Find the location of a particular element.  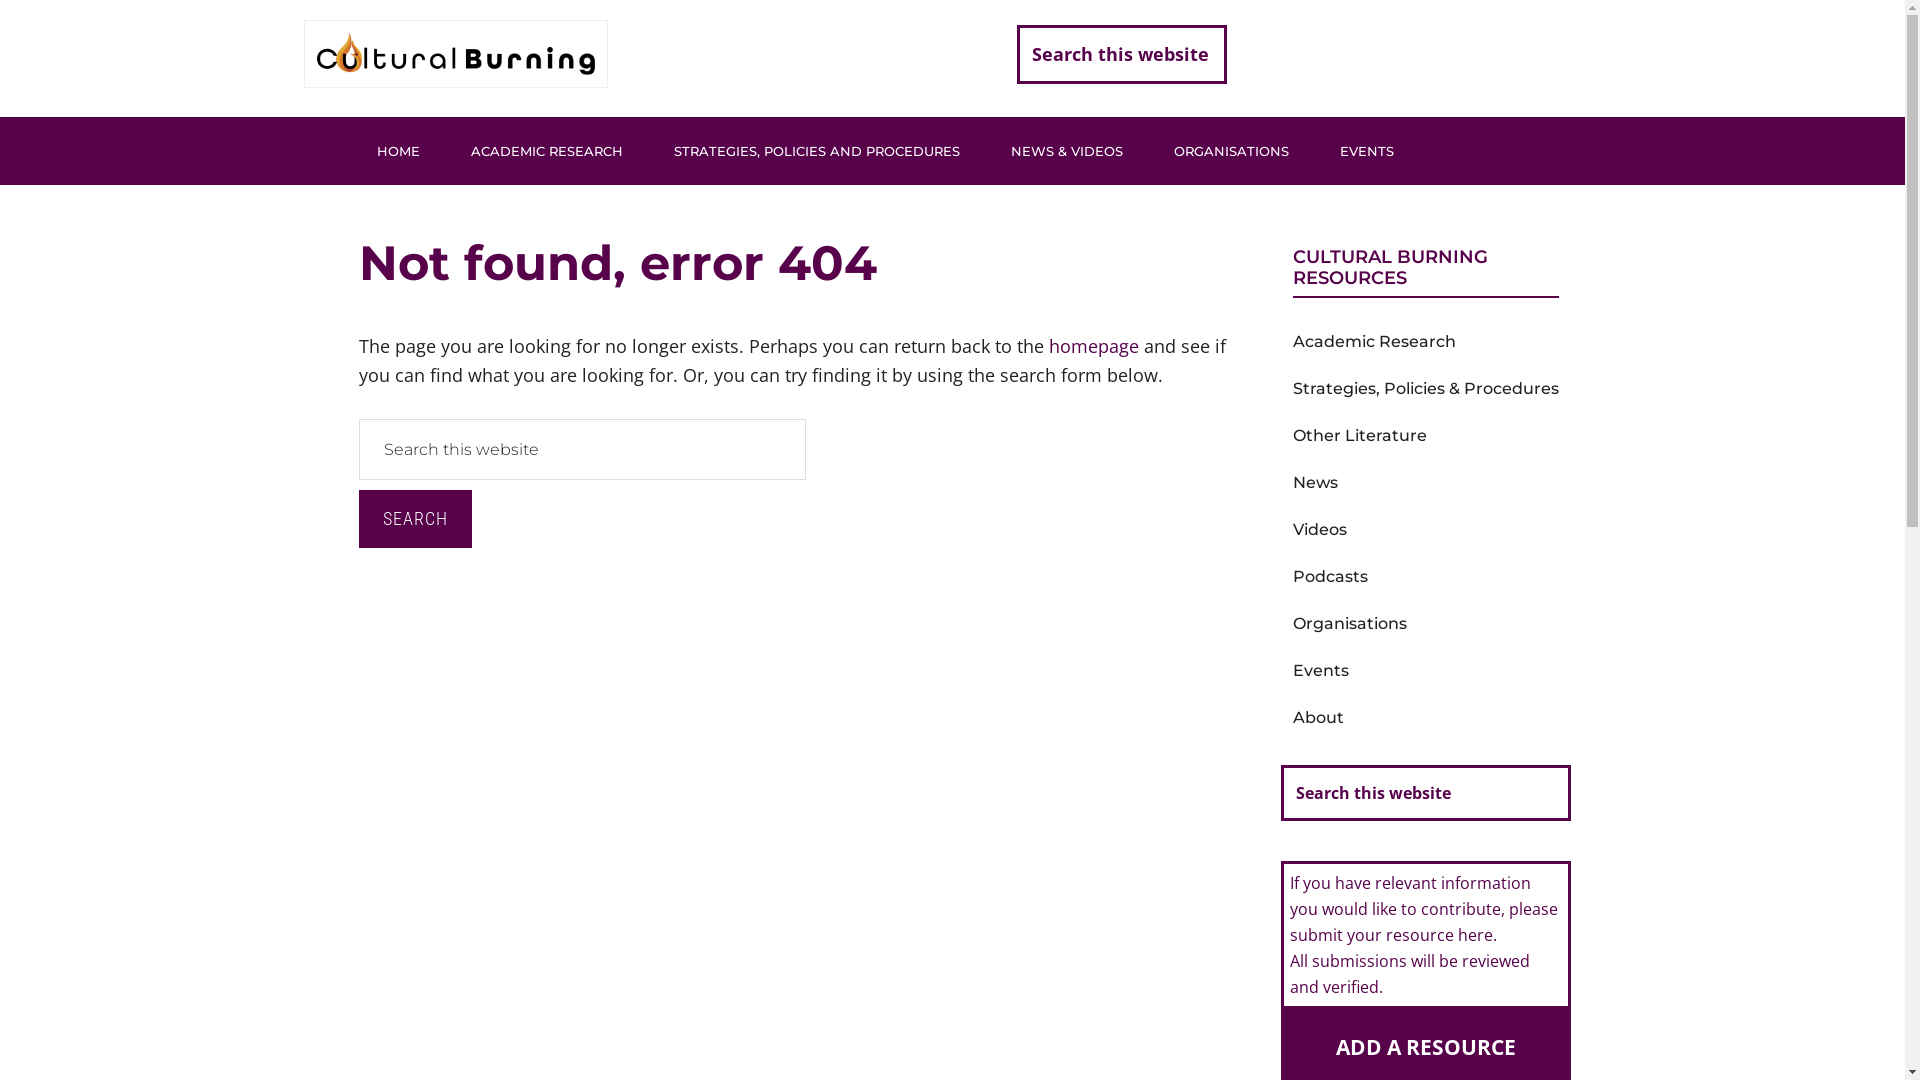

'ORGANISATIONS' is located at coordinates (1230, 144).